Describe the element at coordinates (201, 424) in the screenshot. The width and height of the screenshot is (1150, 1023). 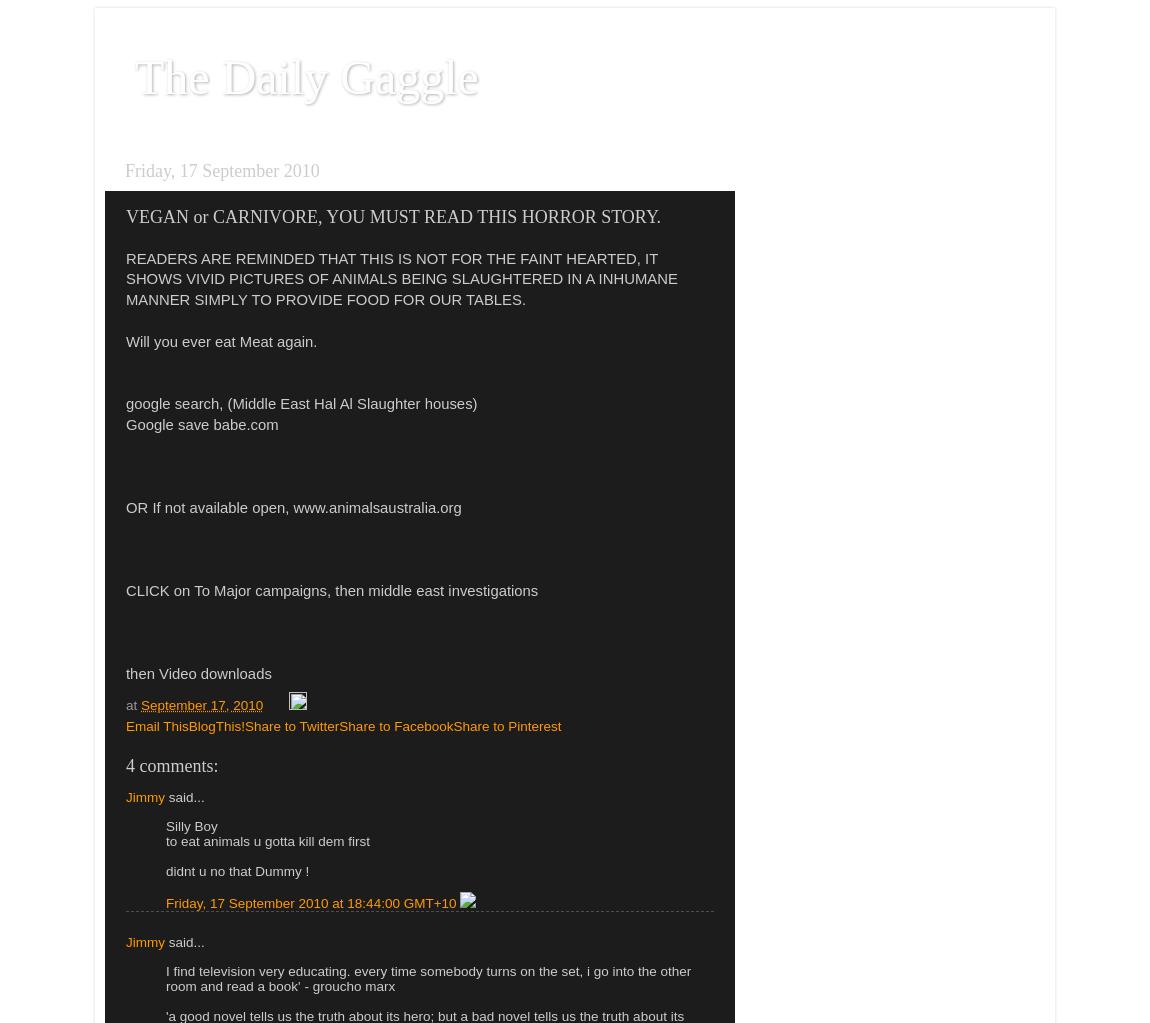
I see `'Google save babe.com'` at that location.